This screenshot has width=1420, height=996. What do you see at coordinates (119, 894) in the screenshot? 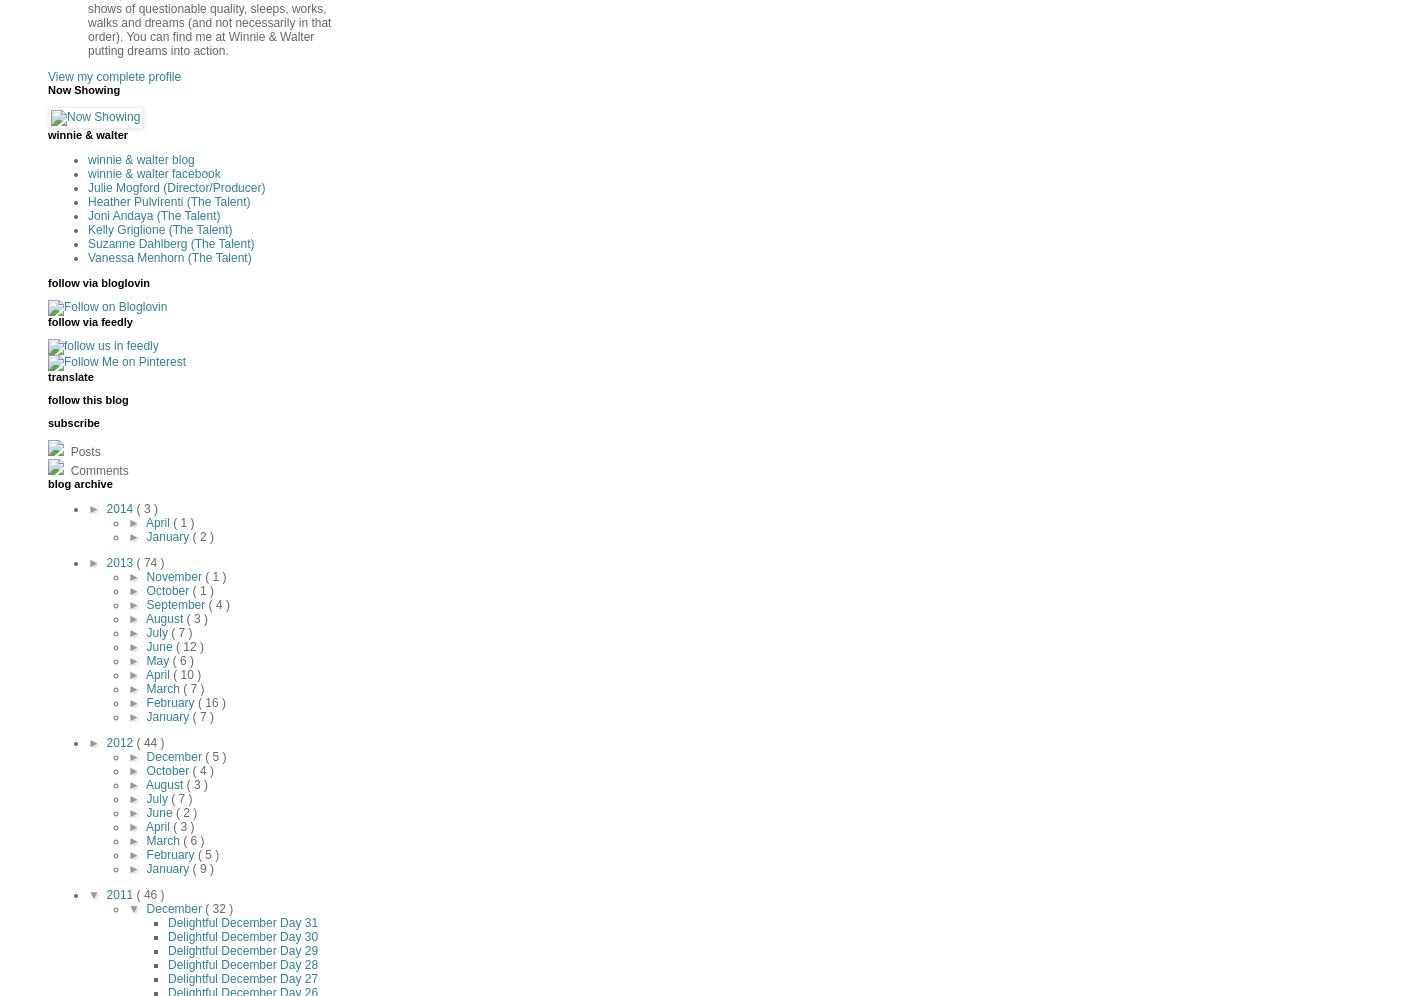
I see `'2011'` at bounding box center [119, 894].